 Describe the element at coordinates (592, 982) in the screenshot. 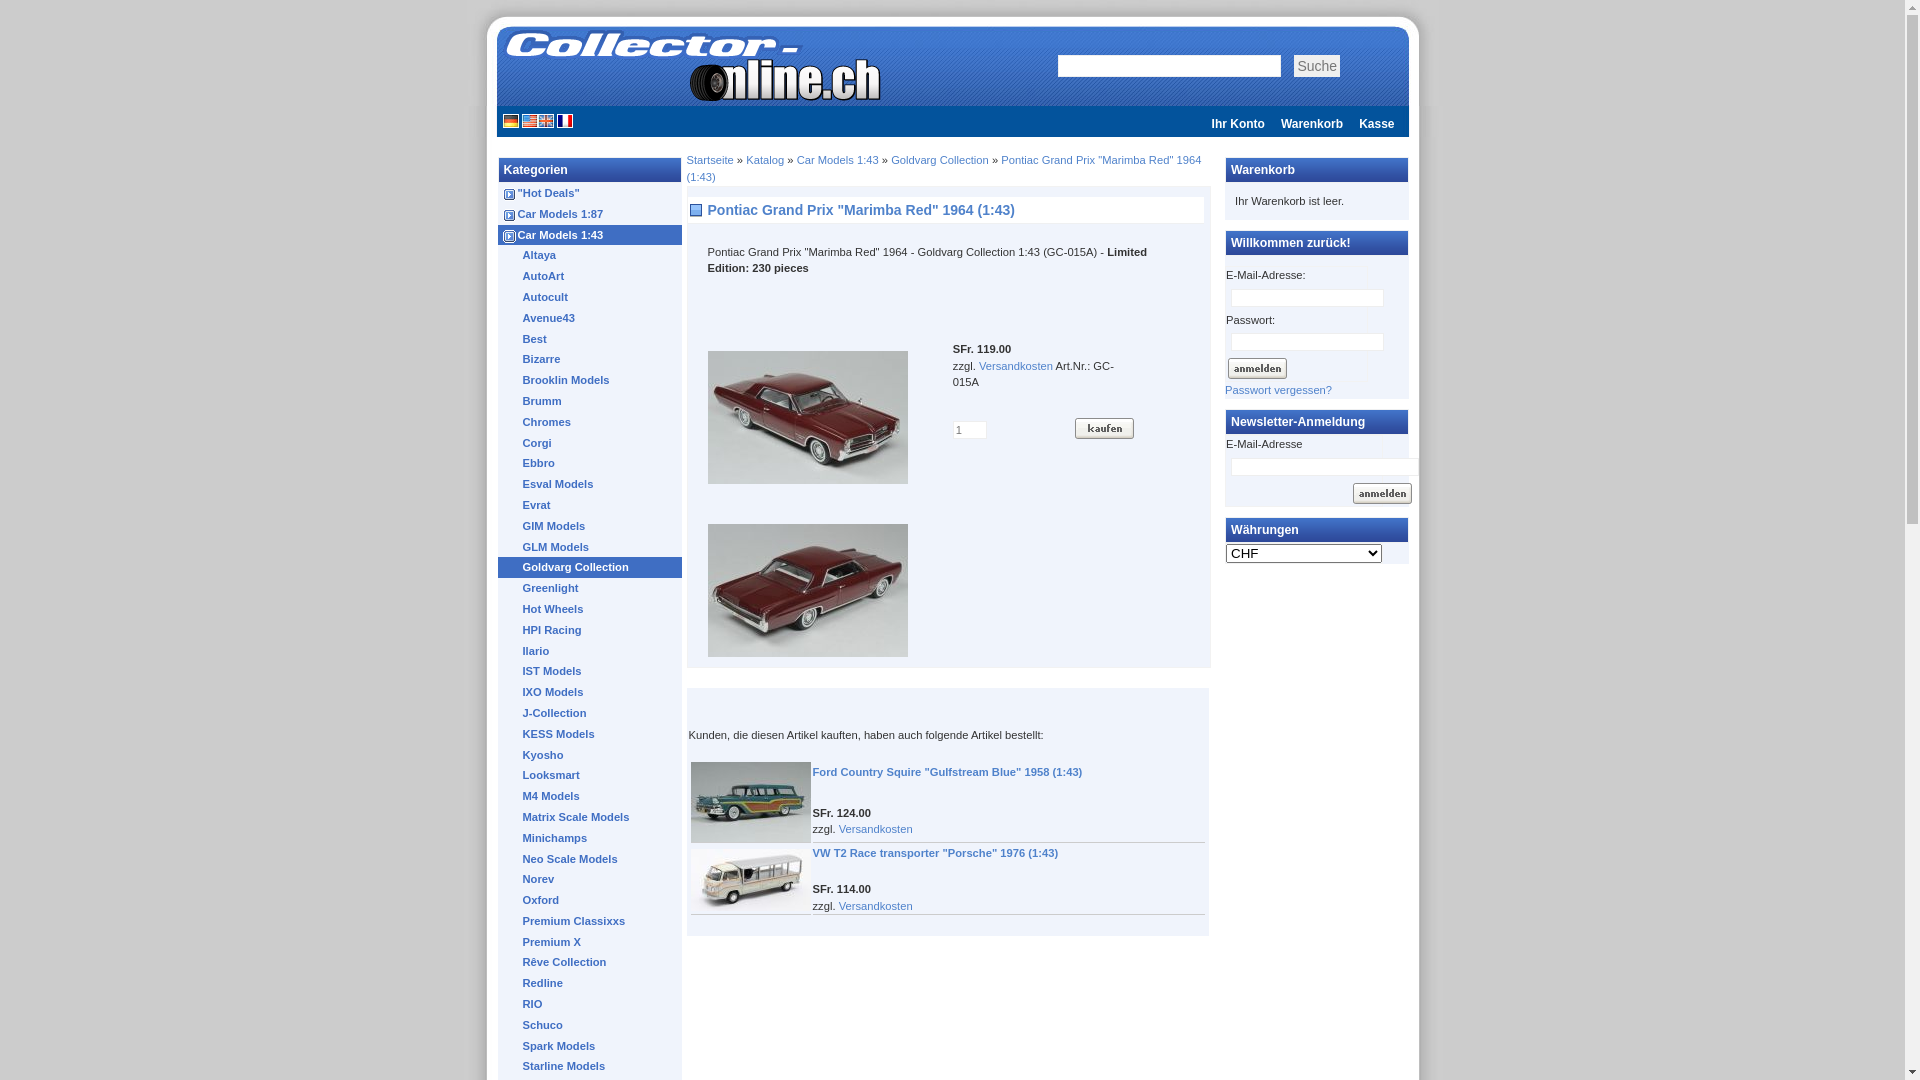

I see `'Redline'` at that location.